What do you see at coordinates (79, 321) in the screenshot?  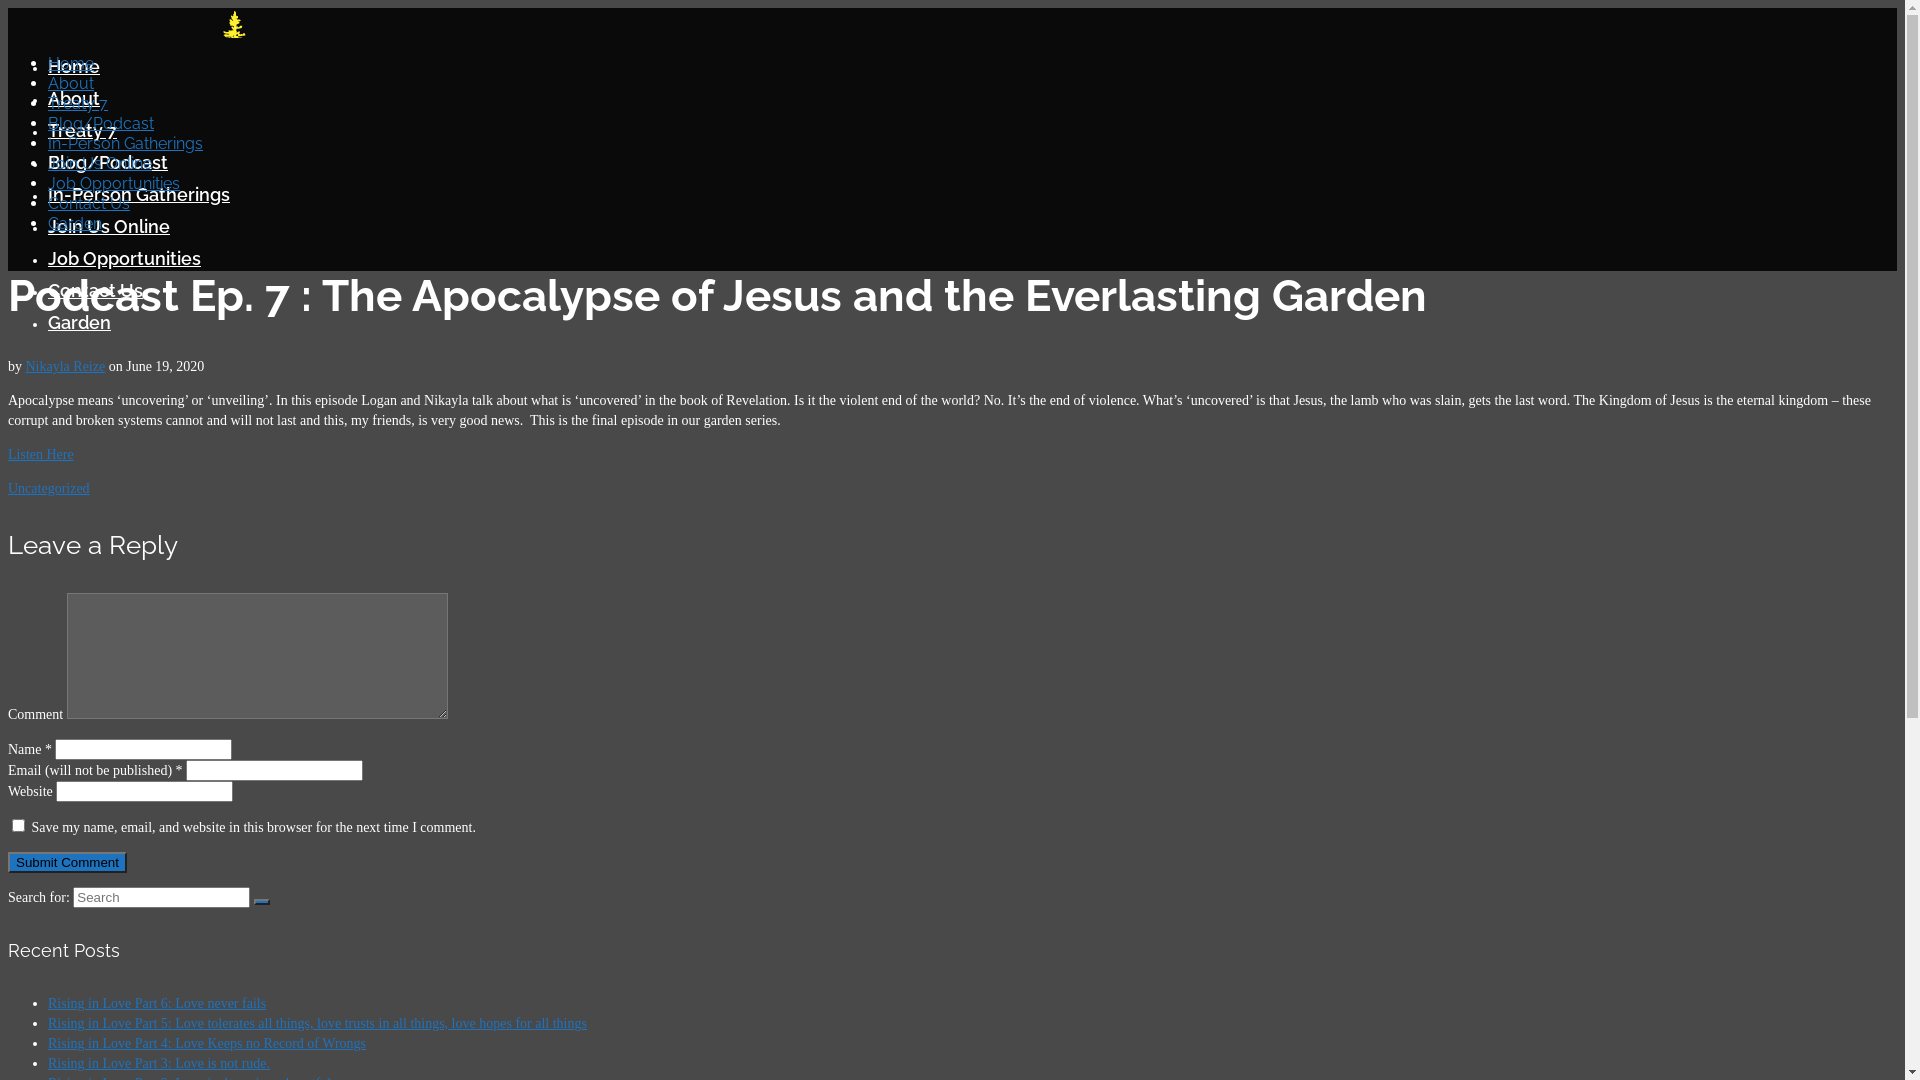 I see `'Garden'` at bounding box center [79, 321].